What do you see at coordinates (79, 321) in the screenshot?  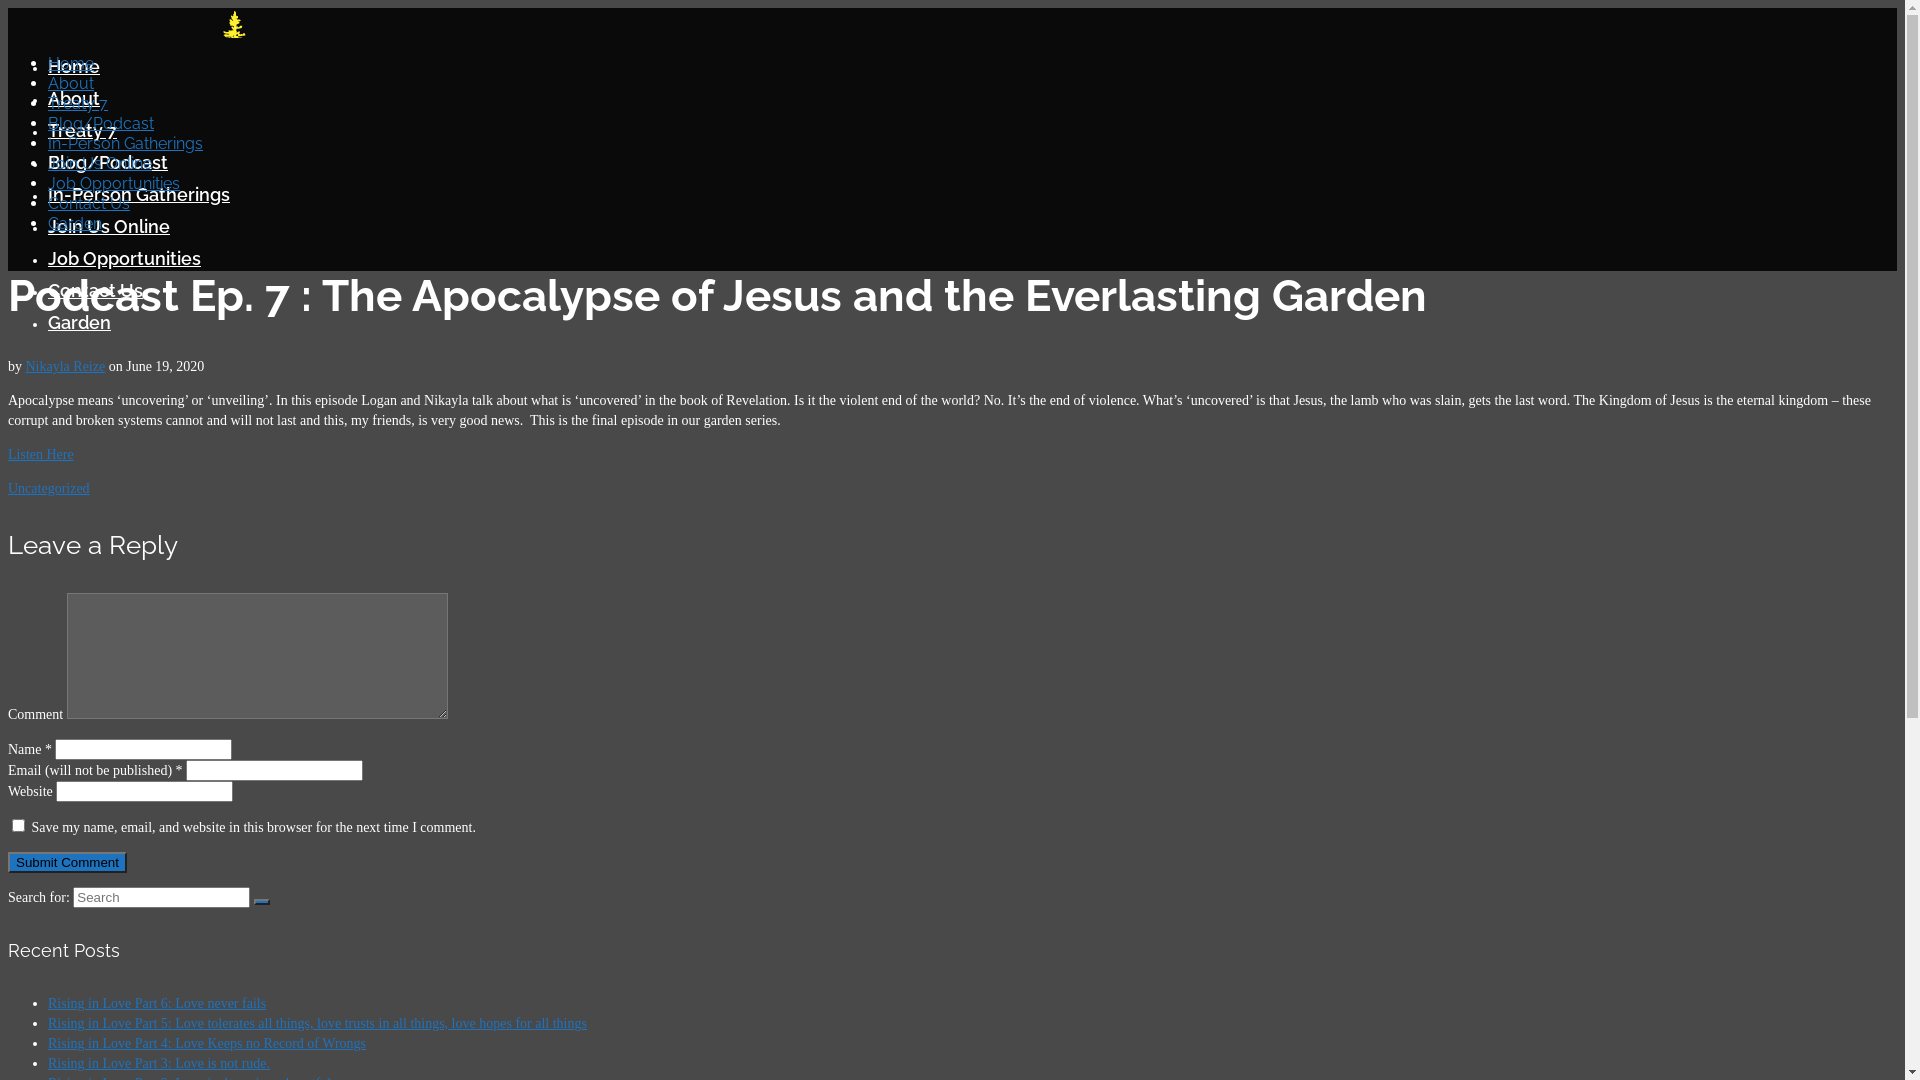 I see `'Garden'` at bounding box center [79, 321].